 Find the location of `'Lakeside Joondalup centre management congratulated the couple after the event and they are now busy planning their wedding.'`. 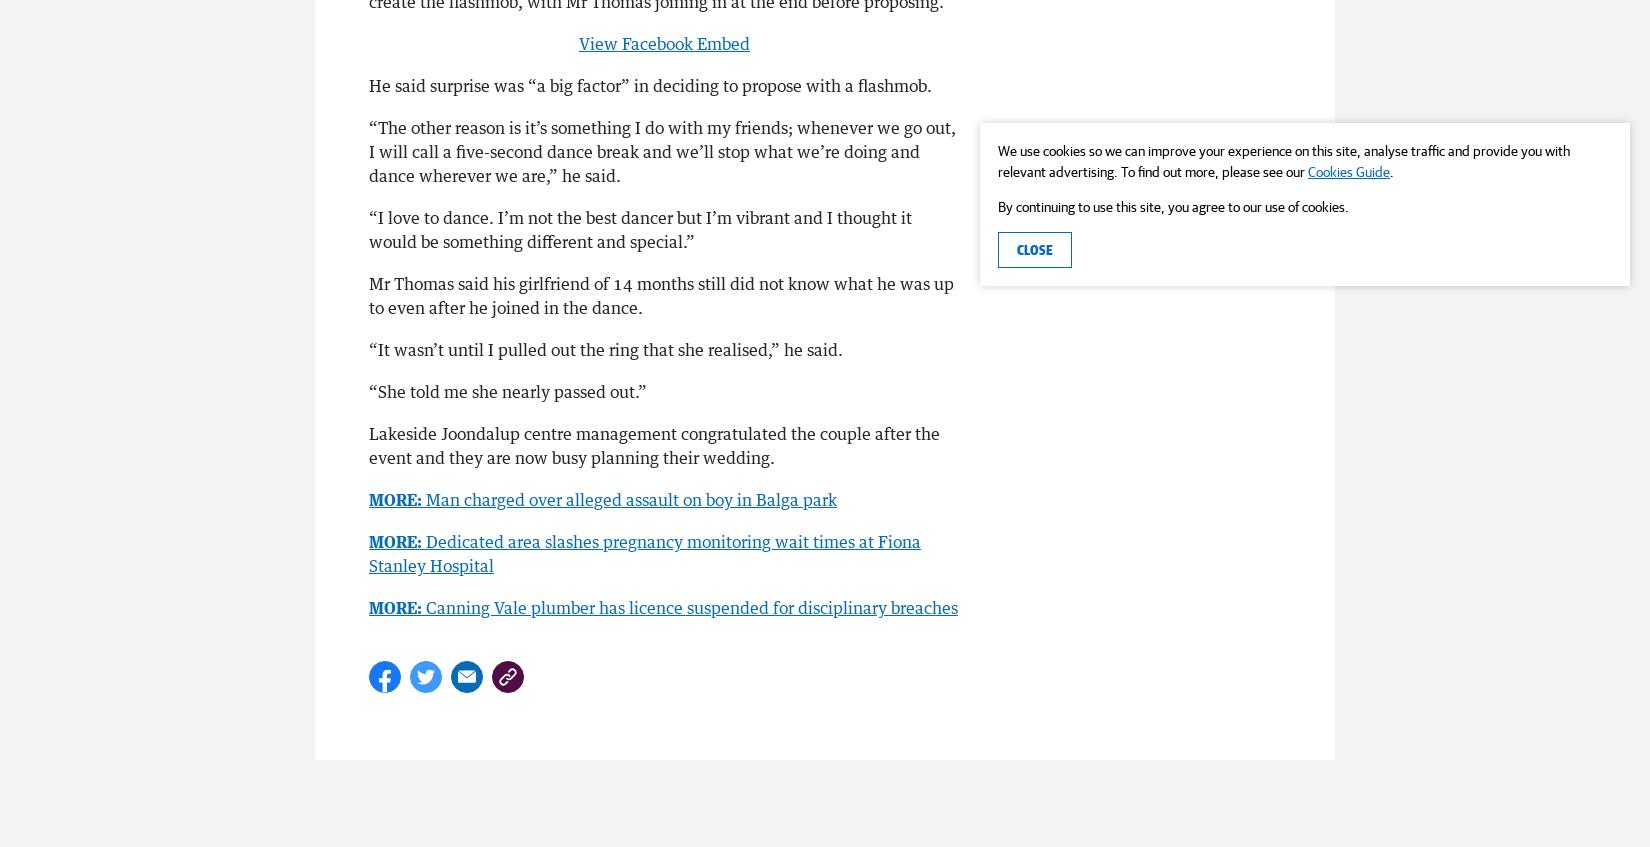

'Lakeside Joondalup centre management congratulated the couple after the event and they are now busy planning their wedding.' is located at coordinates (653, 443).